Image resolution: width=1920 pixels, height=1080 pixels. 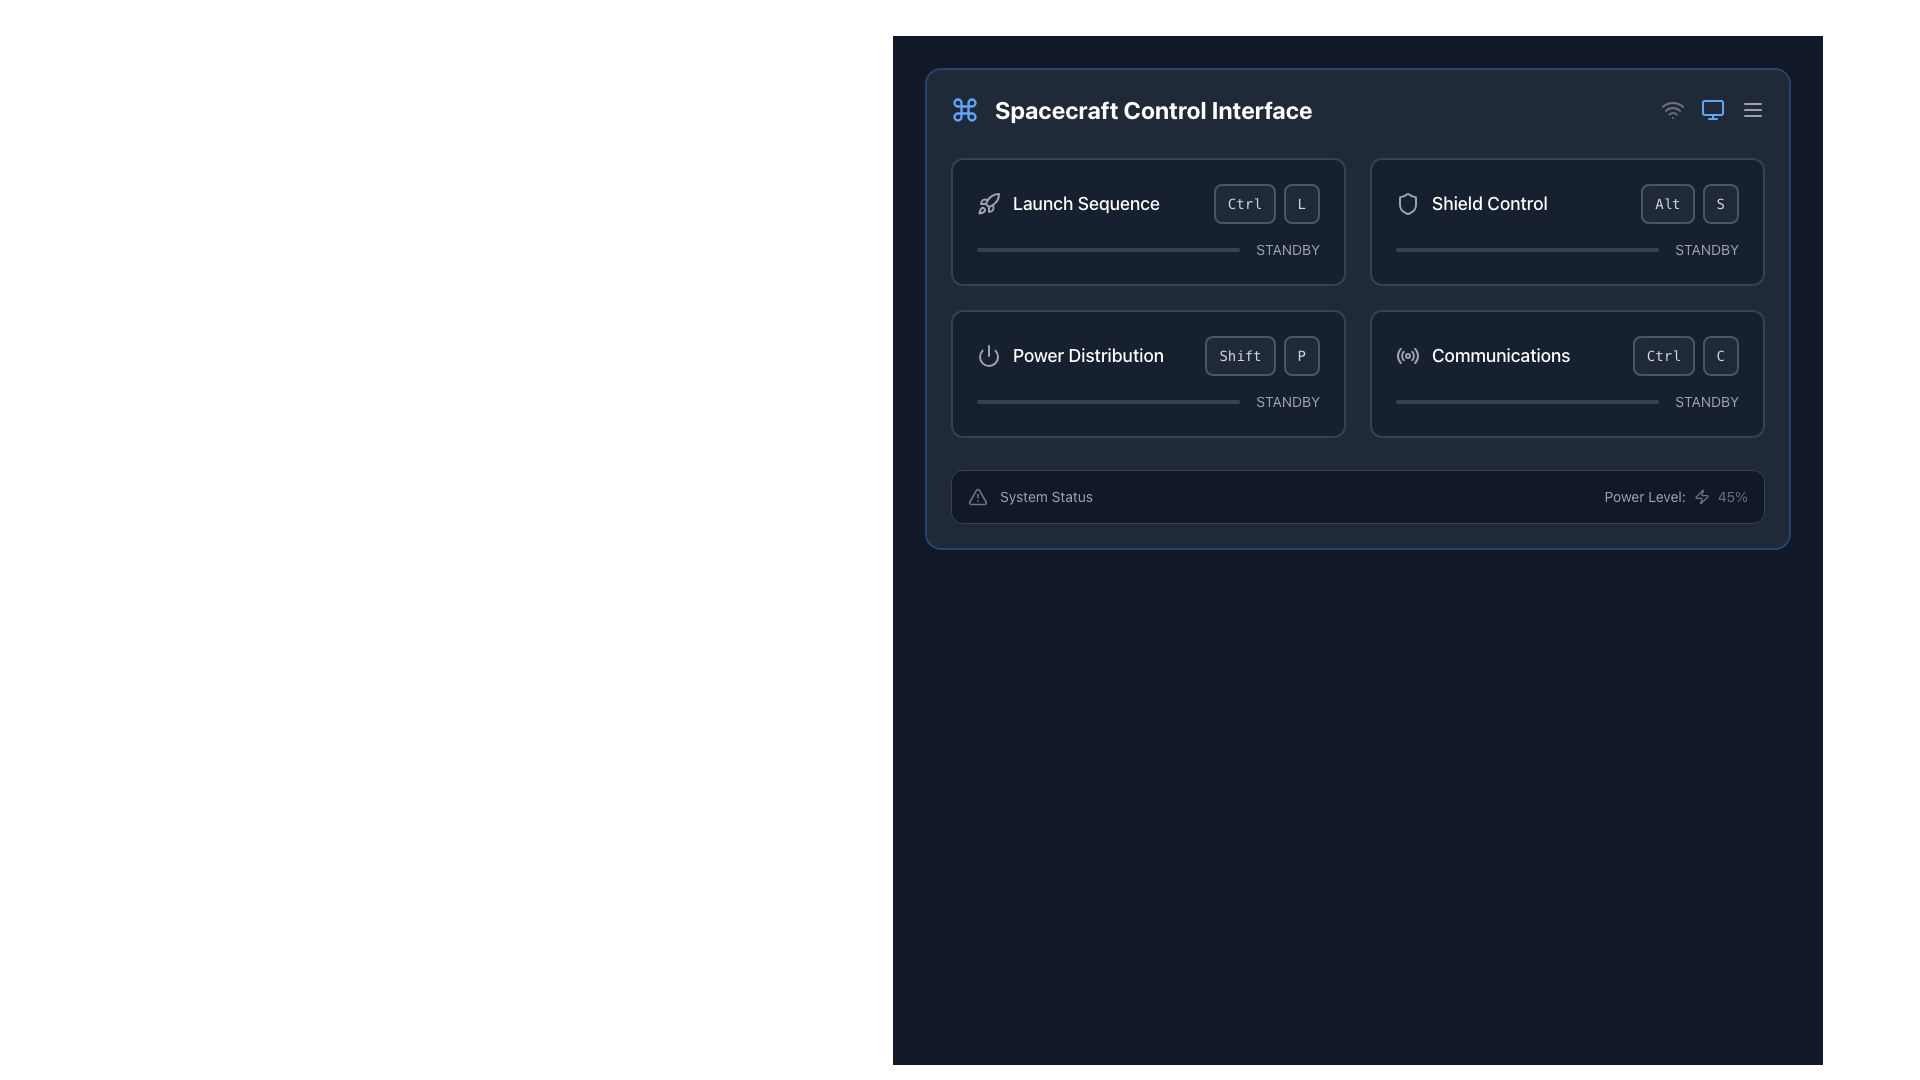 I want to click on the power symbol icon located in the 'Power Distribution' section, which visually indicates the feature's purpose, so click(x=988, y=354).